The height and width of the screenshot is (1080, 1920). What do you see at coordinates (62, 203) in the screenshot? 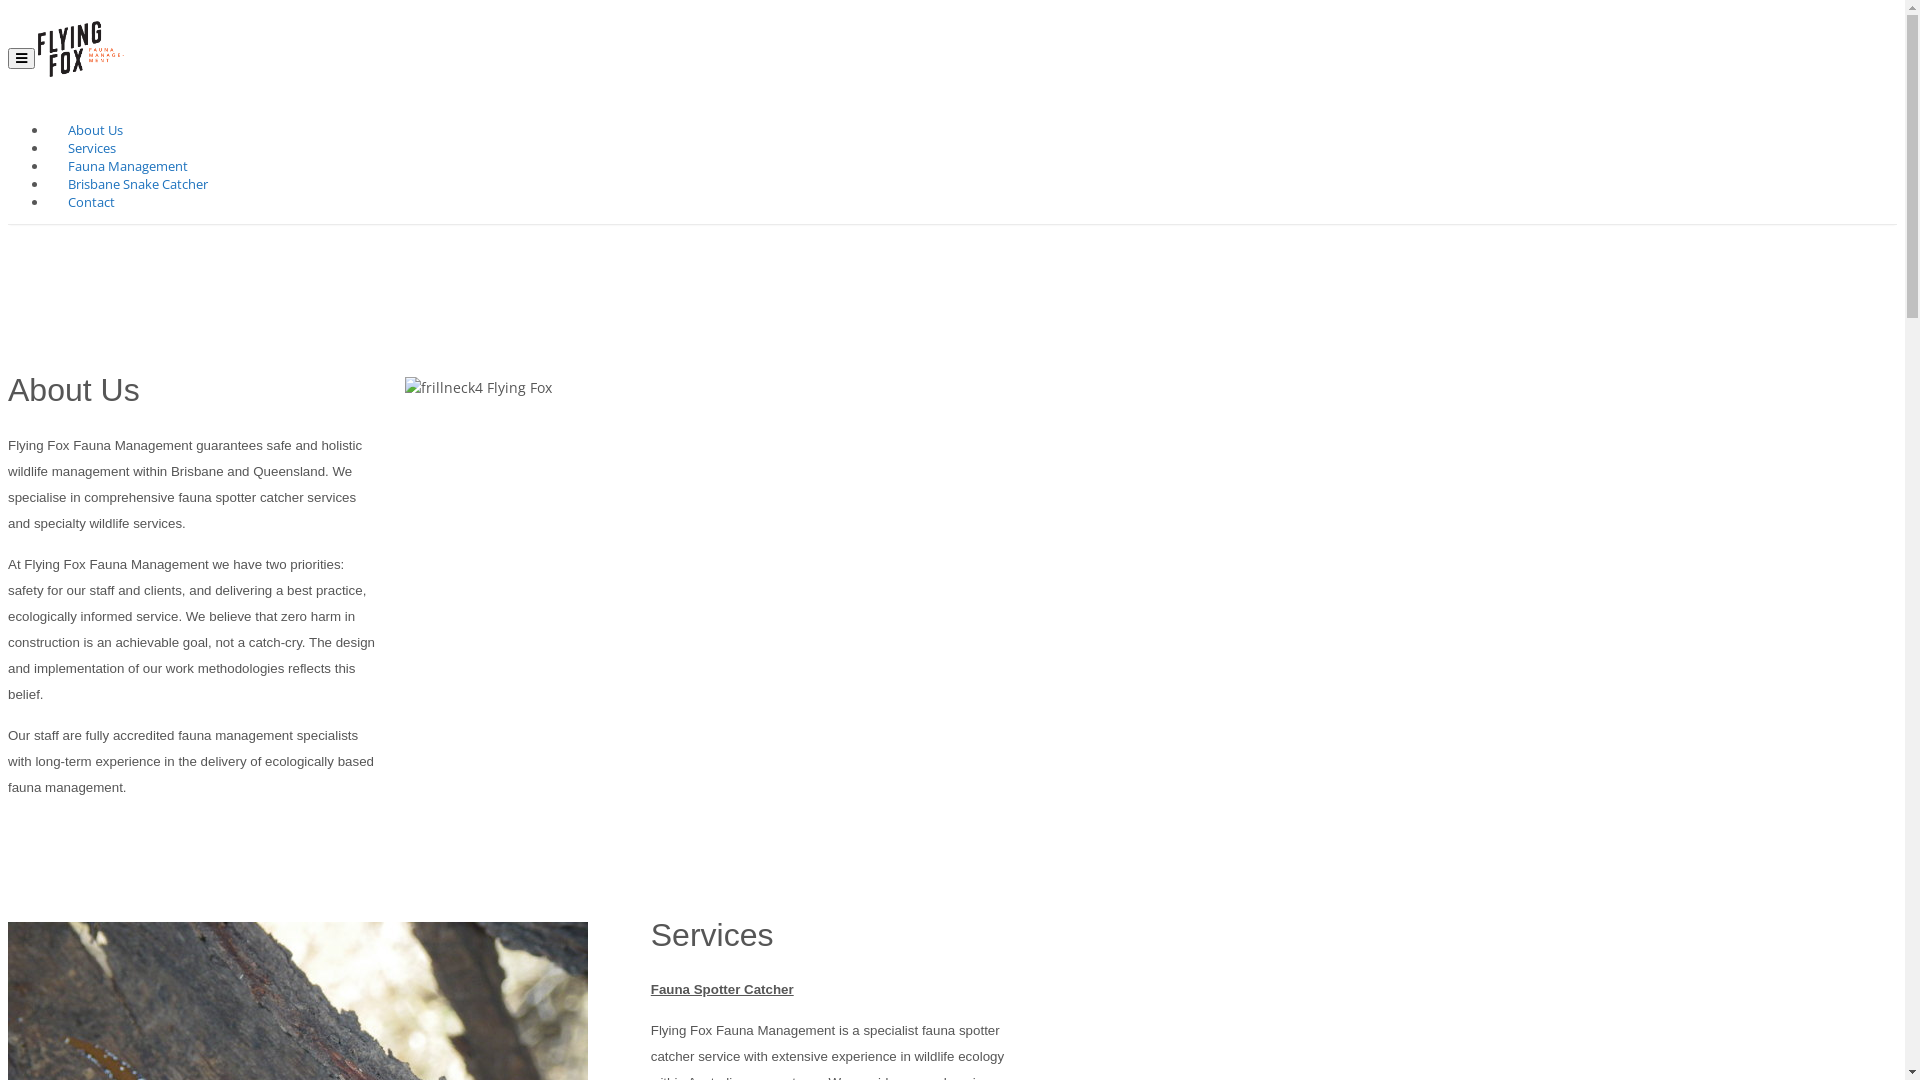
I see `'Contact'` at bounding box center [62, 203].